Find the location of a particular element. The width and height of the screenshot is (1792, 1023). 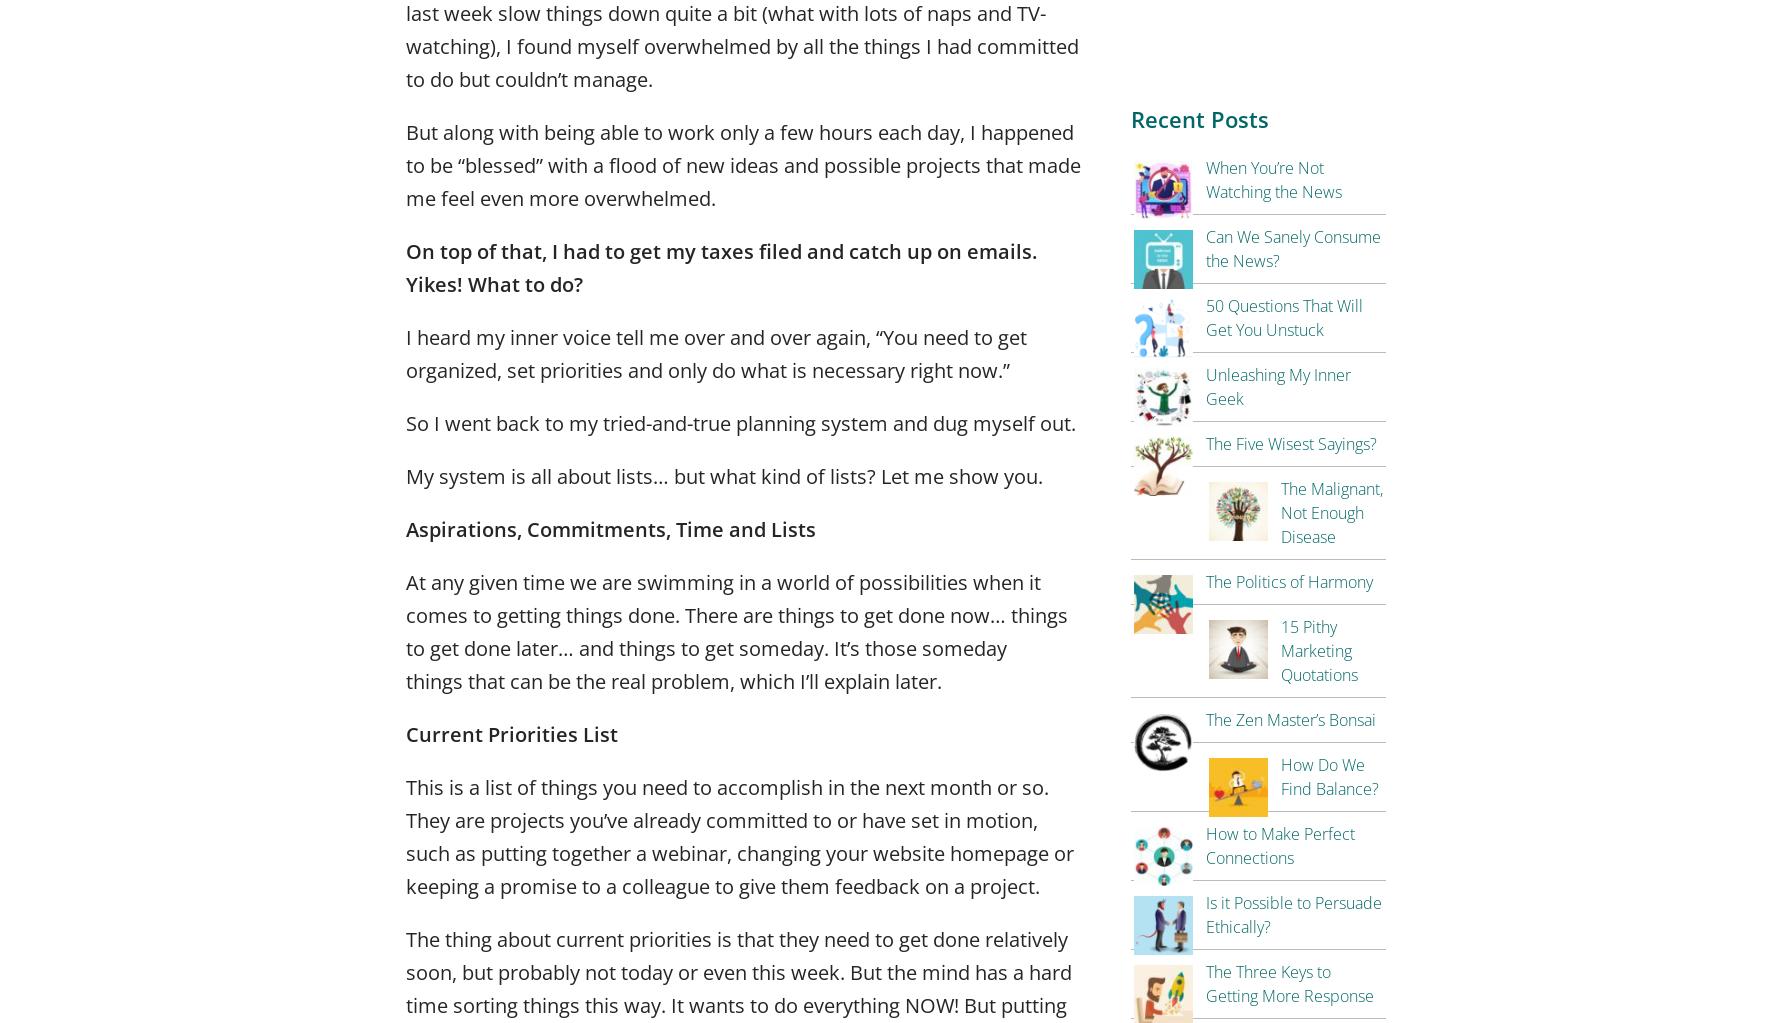

'15 Pithy Marketing Quotations' is located at coordinates (1319, 651).